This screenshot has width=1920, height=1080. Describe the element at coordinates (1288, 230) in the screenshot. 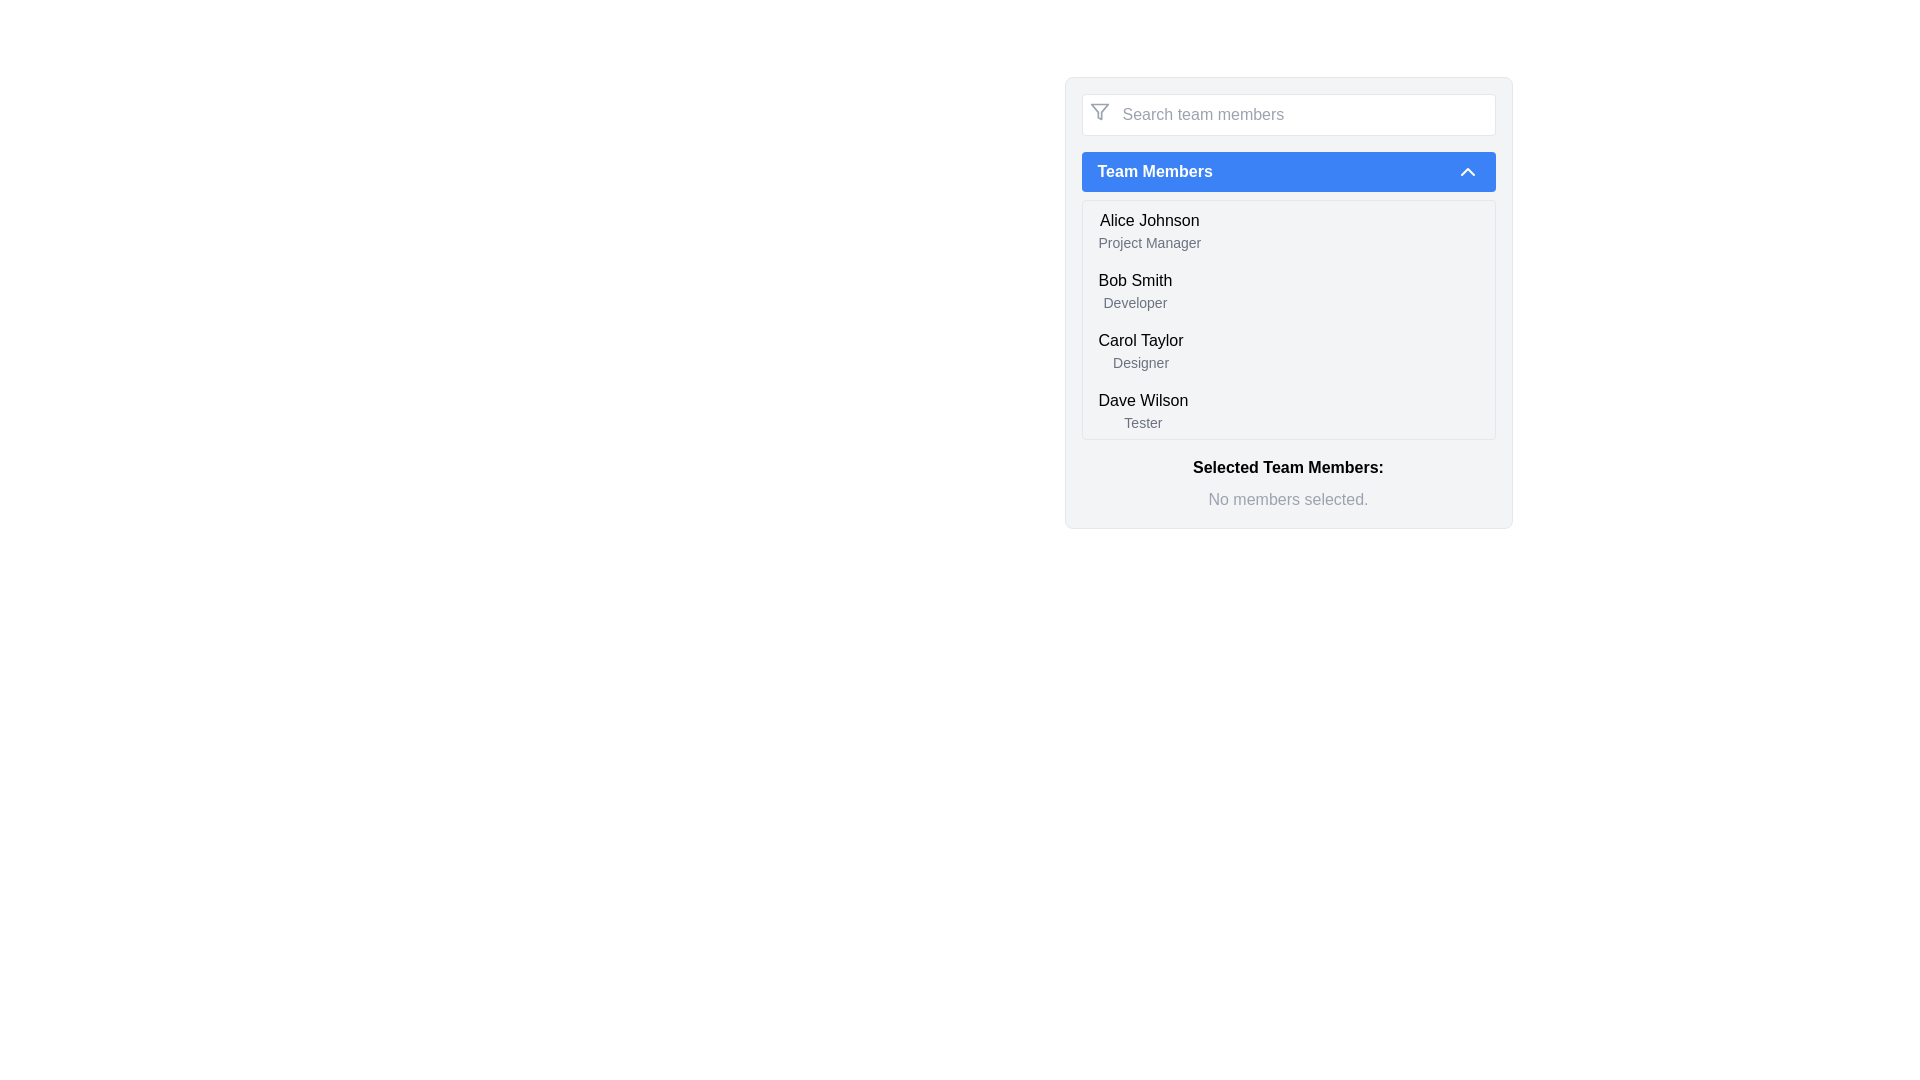

I see `the first list item displaying 'Alice Johnson', which is part of a vertical list of team members` at that location.